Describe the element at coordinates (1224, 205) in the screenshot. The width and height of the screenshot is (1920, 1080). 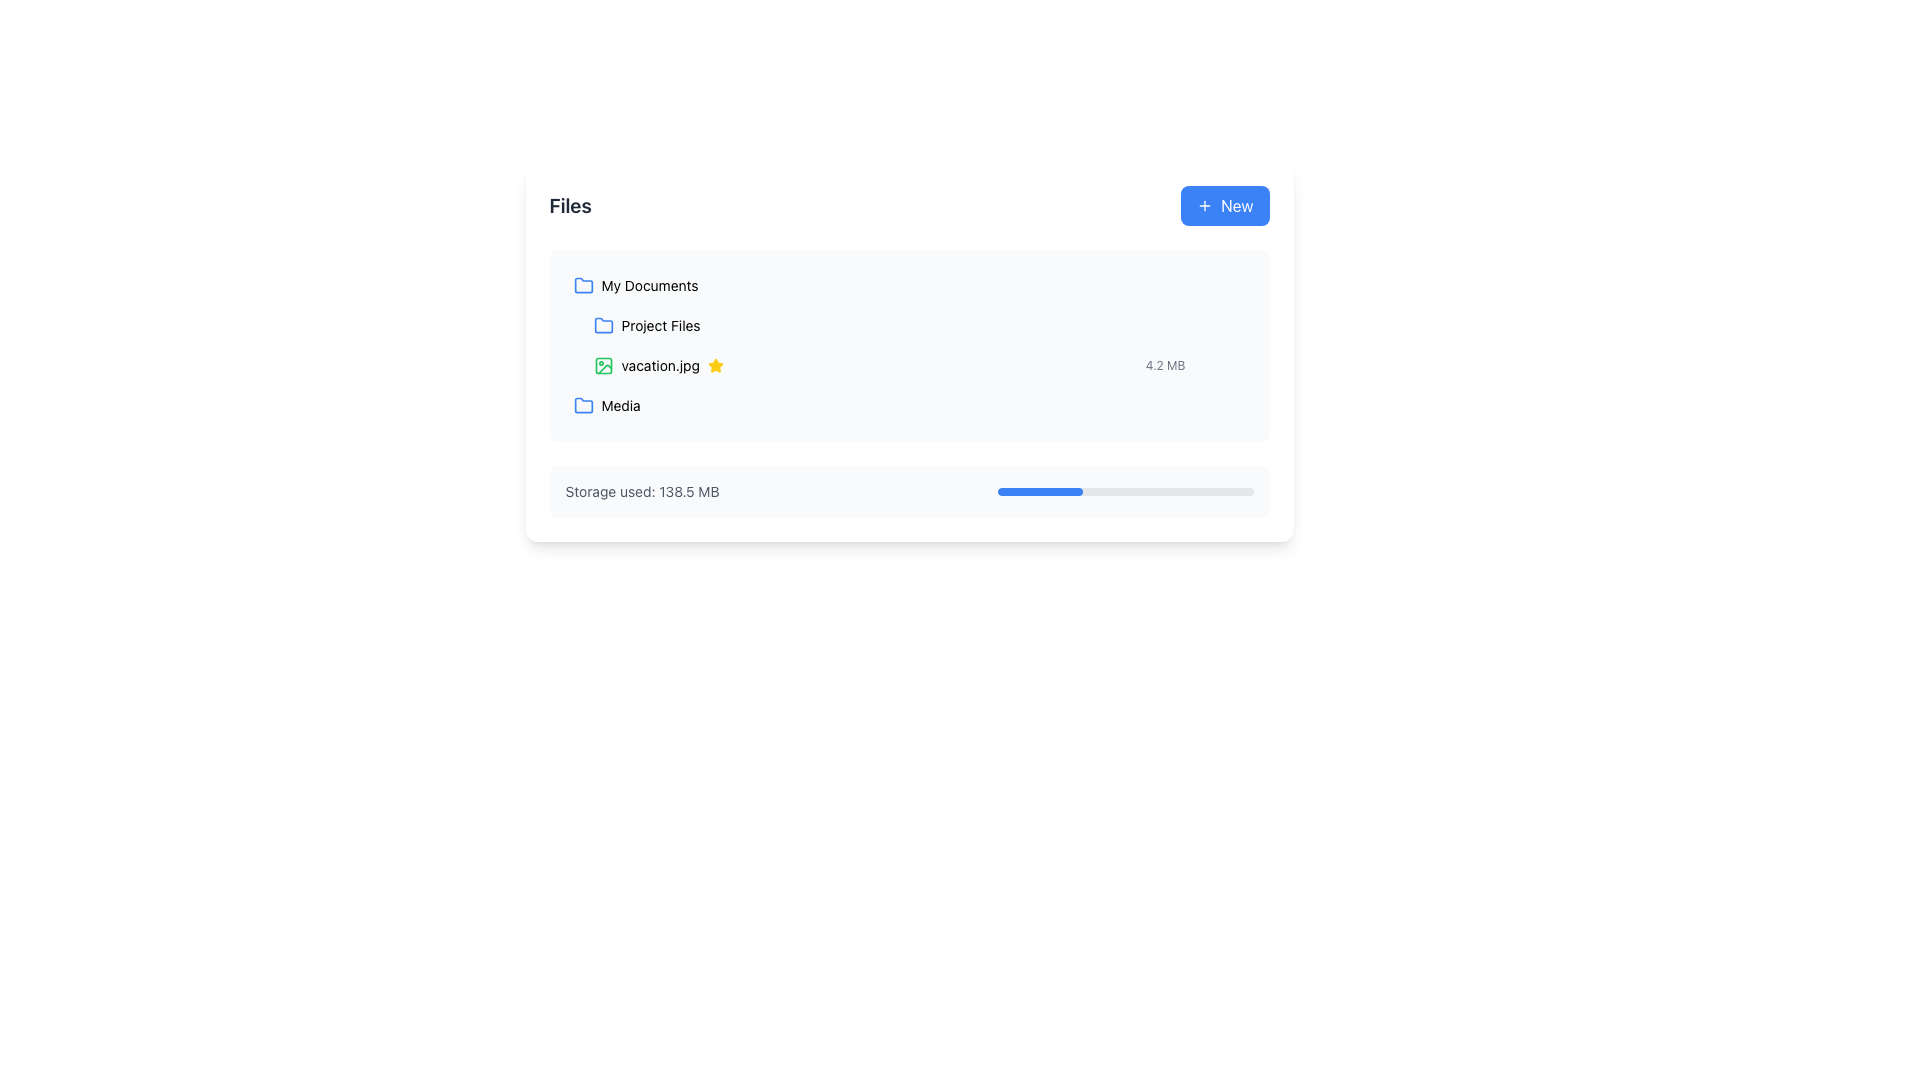
I see `the blue button labeled 'New' with a plus icon to initiate the creation of a new item` at that location.